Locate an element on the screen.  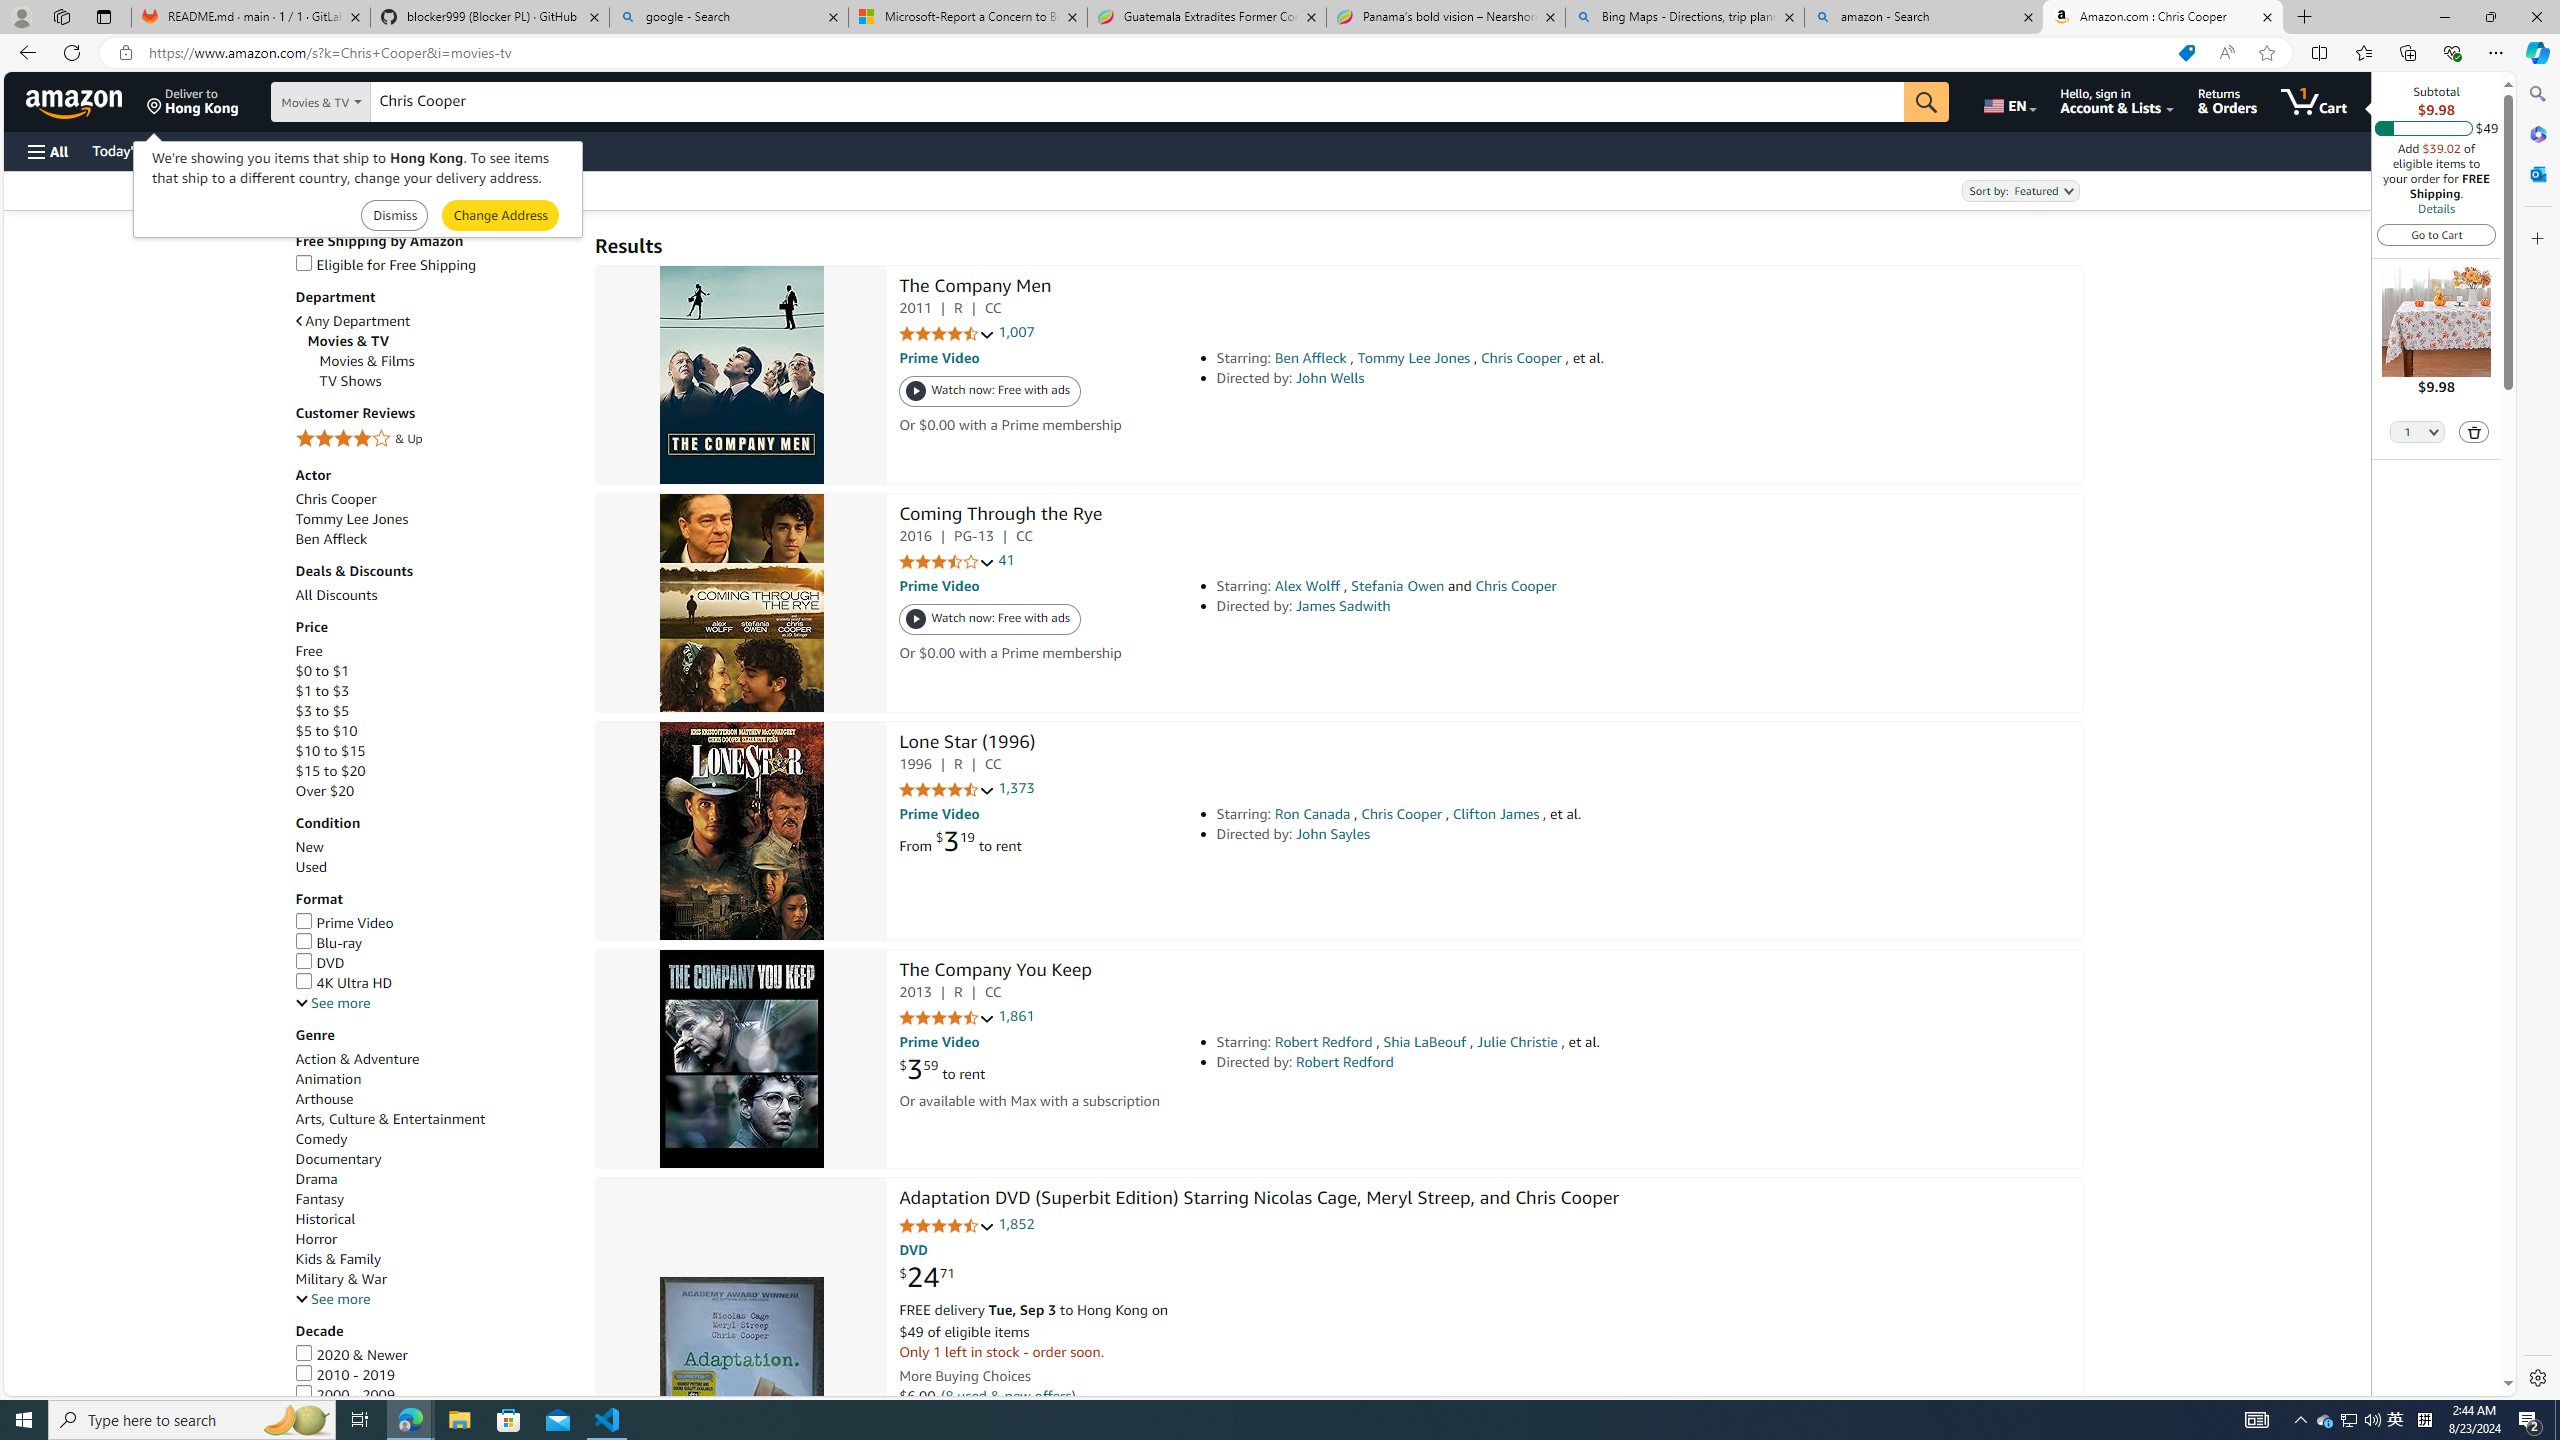
'3.3 out of 5 stars' is located at coordinates (946, 562).